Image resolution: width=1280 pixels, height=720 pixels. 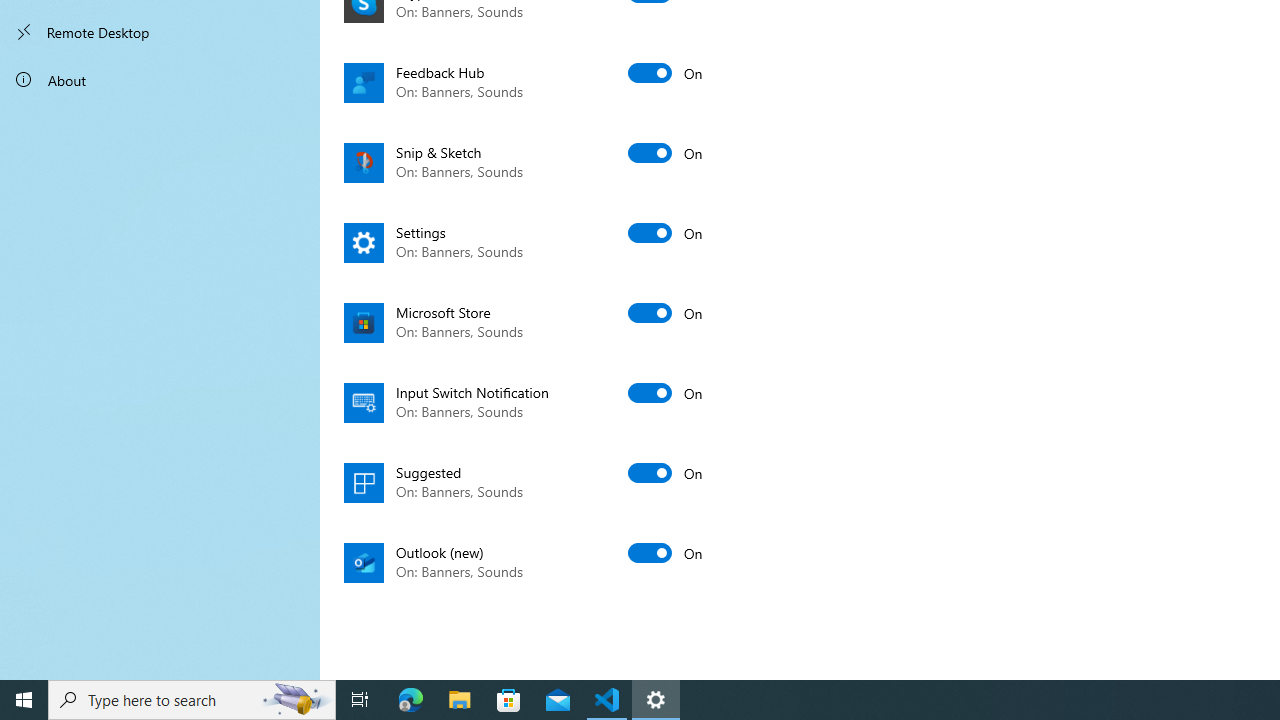 What do you see at coordinates (459, 698) in the screenshot?
I see `'File Explorer'` at bounding box center [459, 698].